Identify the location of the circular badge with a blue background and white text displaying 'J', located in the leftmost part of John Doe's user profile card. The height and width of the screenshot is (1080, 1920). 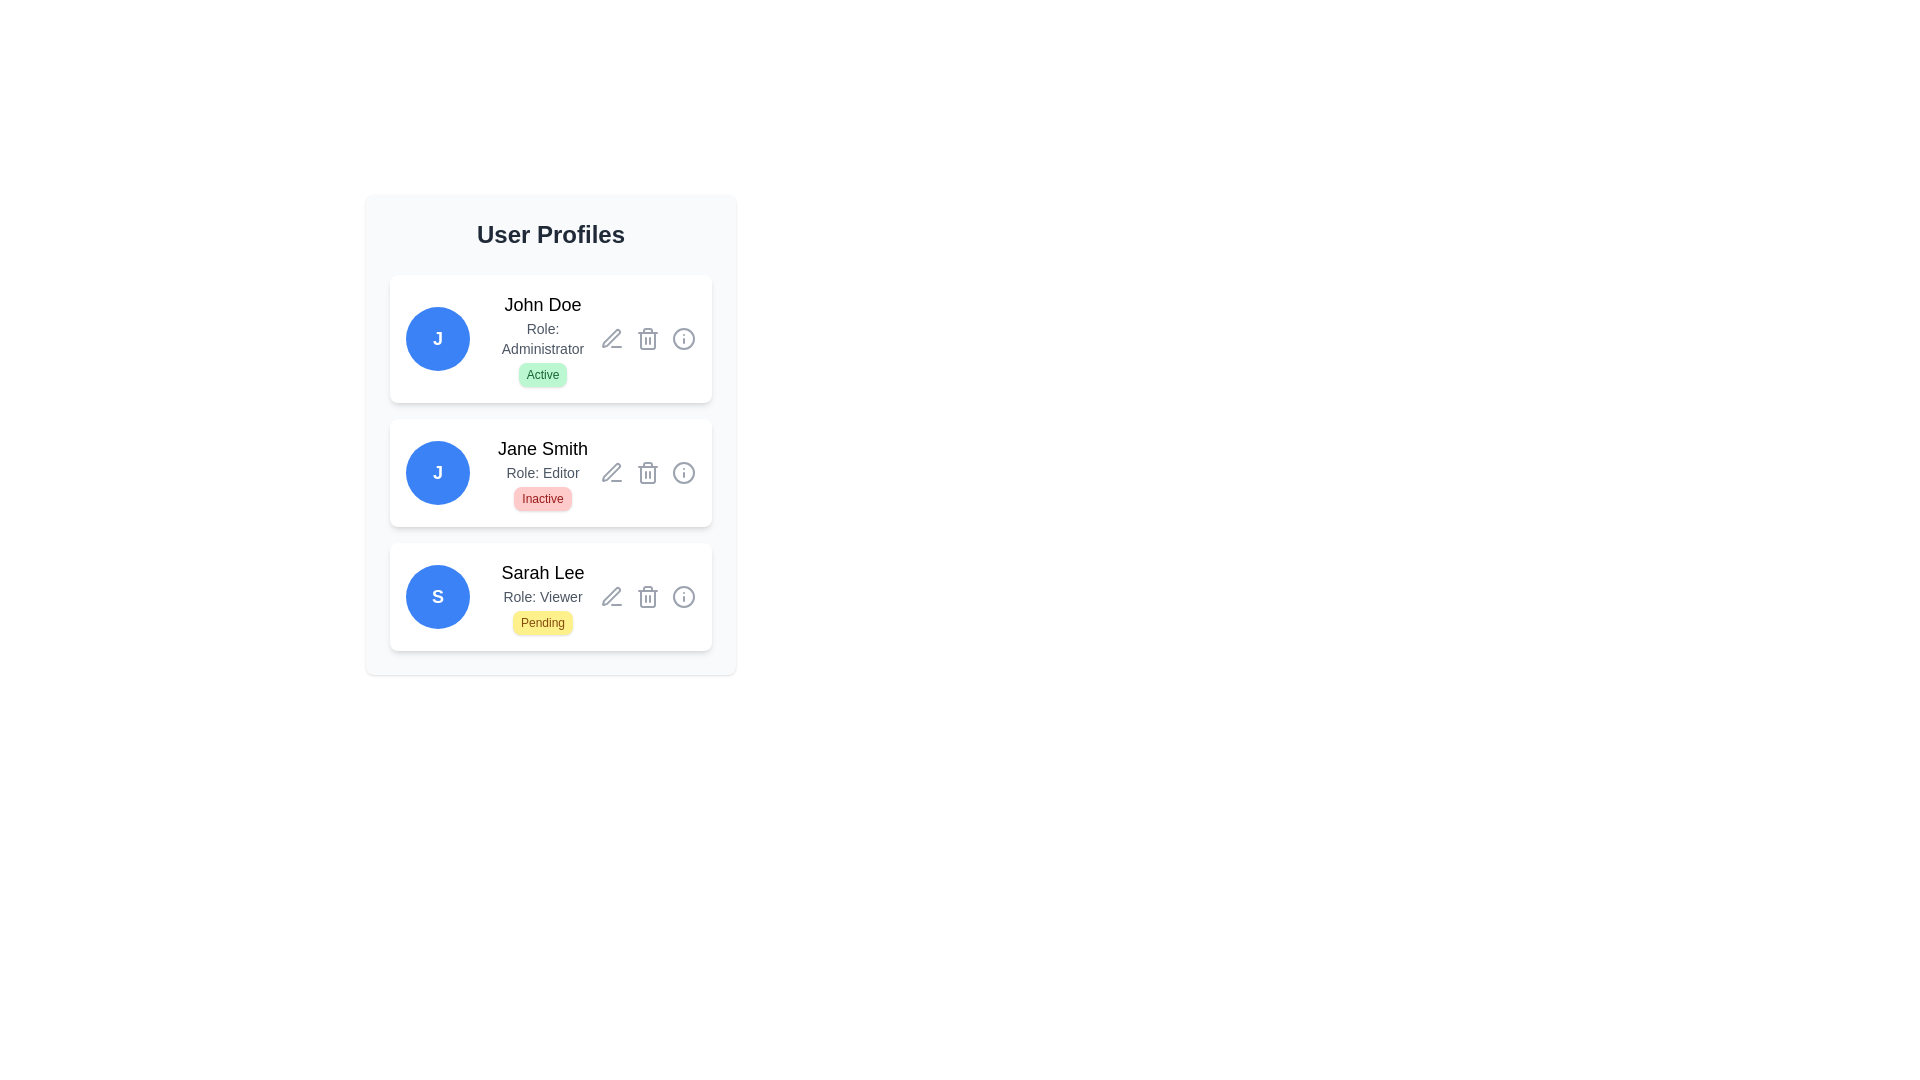
(436, 338).